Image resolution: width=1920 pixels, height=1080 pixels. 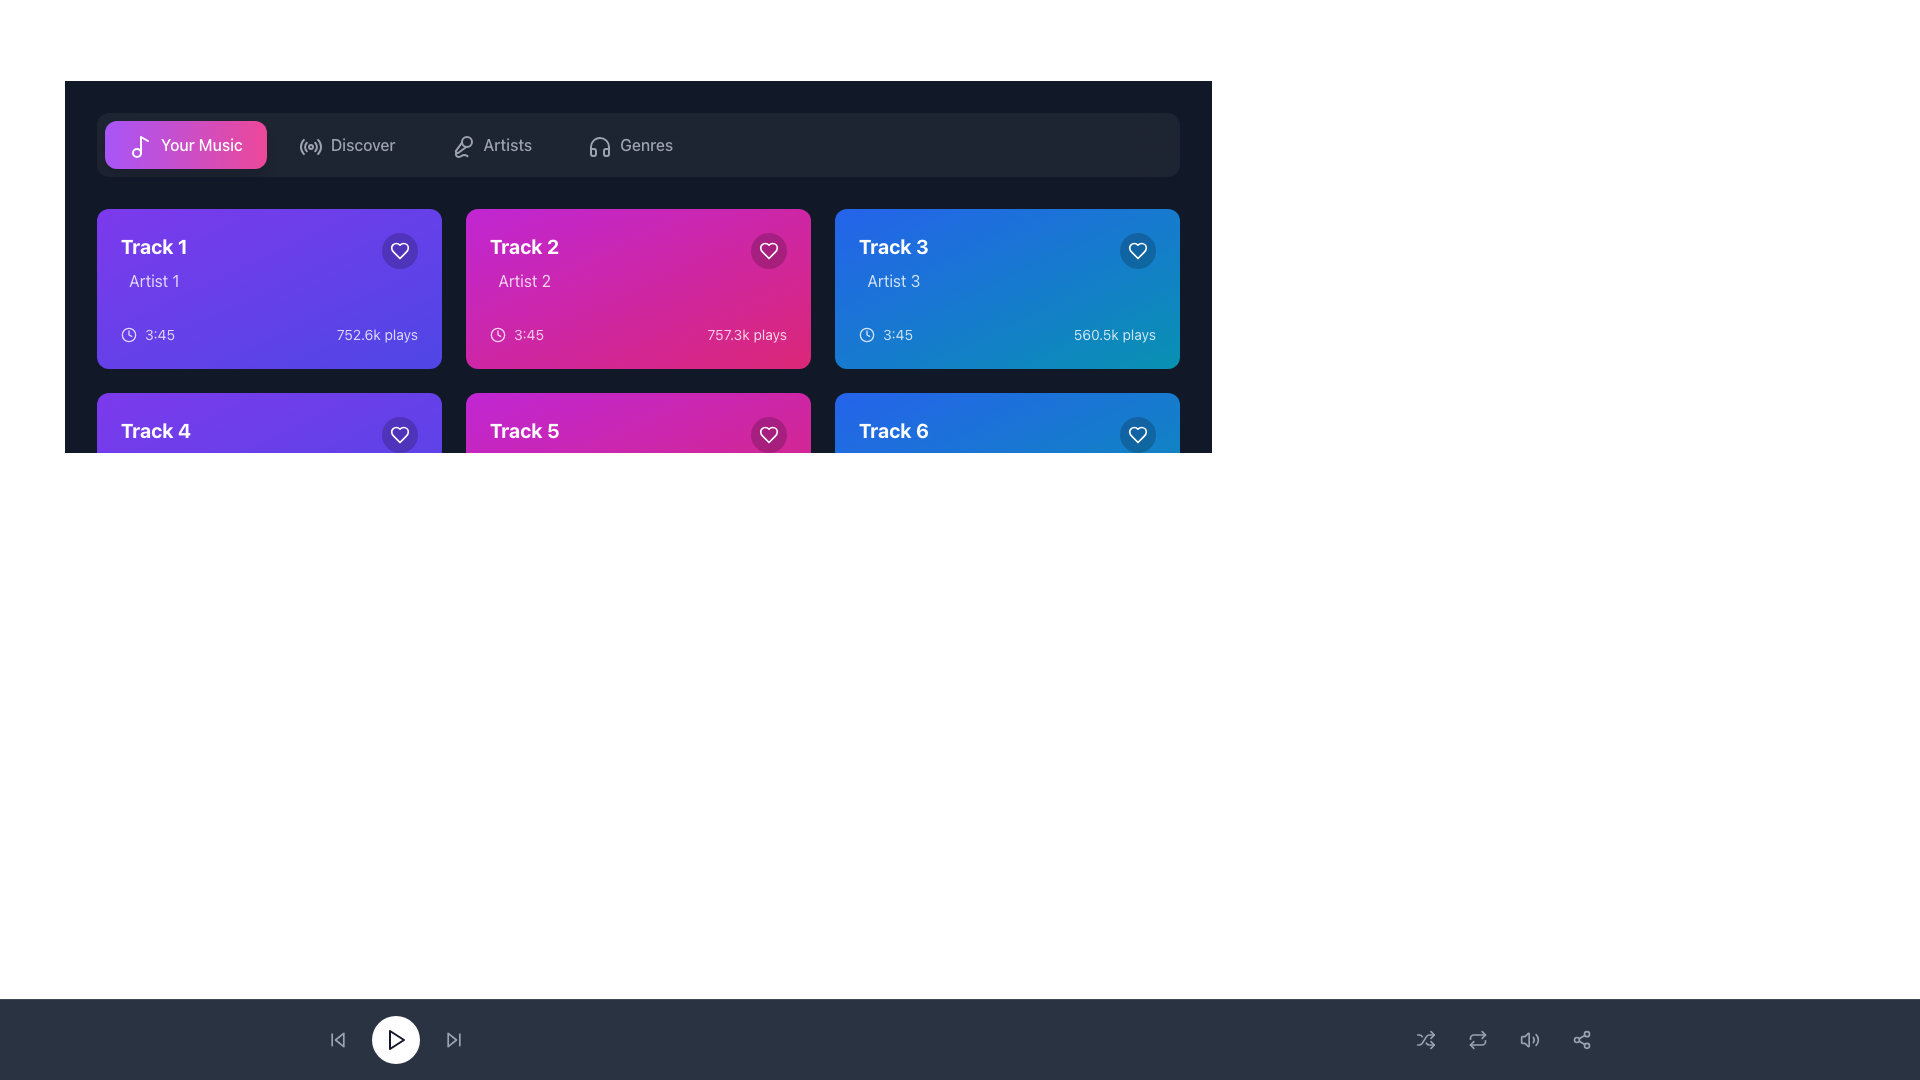 What do you see at coordinates (399, 434) in the screenshot?
I see `the circular button with a heart-shaped icon located in the lower-right corner of the 'Track 4' card for navigation purposes` at bounding box center [399, 434].